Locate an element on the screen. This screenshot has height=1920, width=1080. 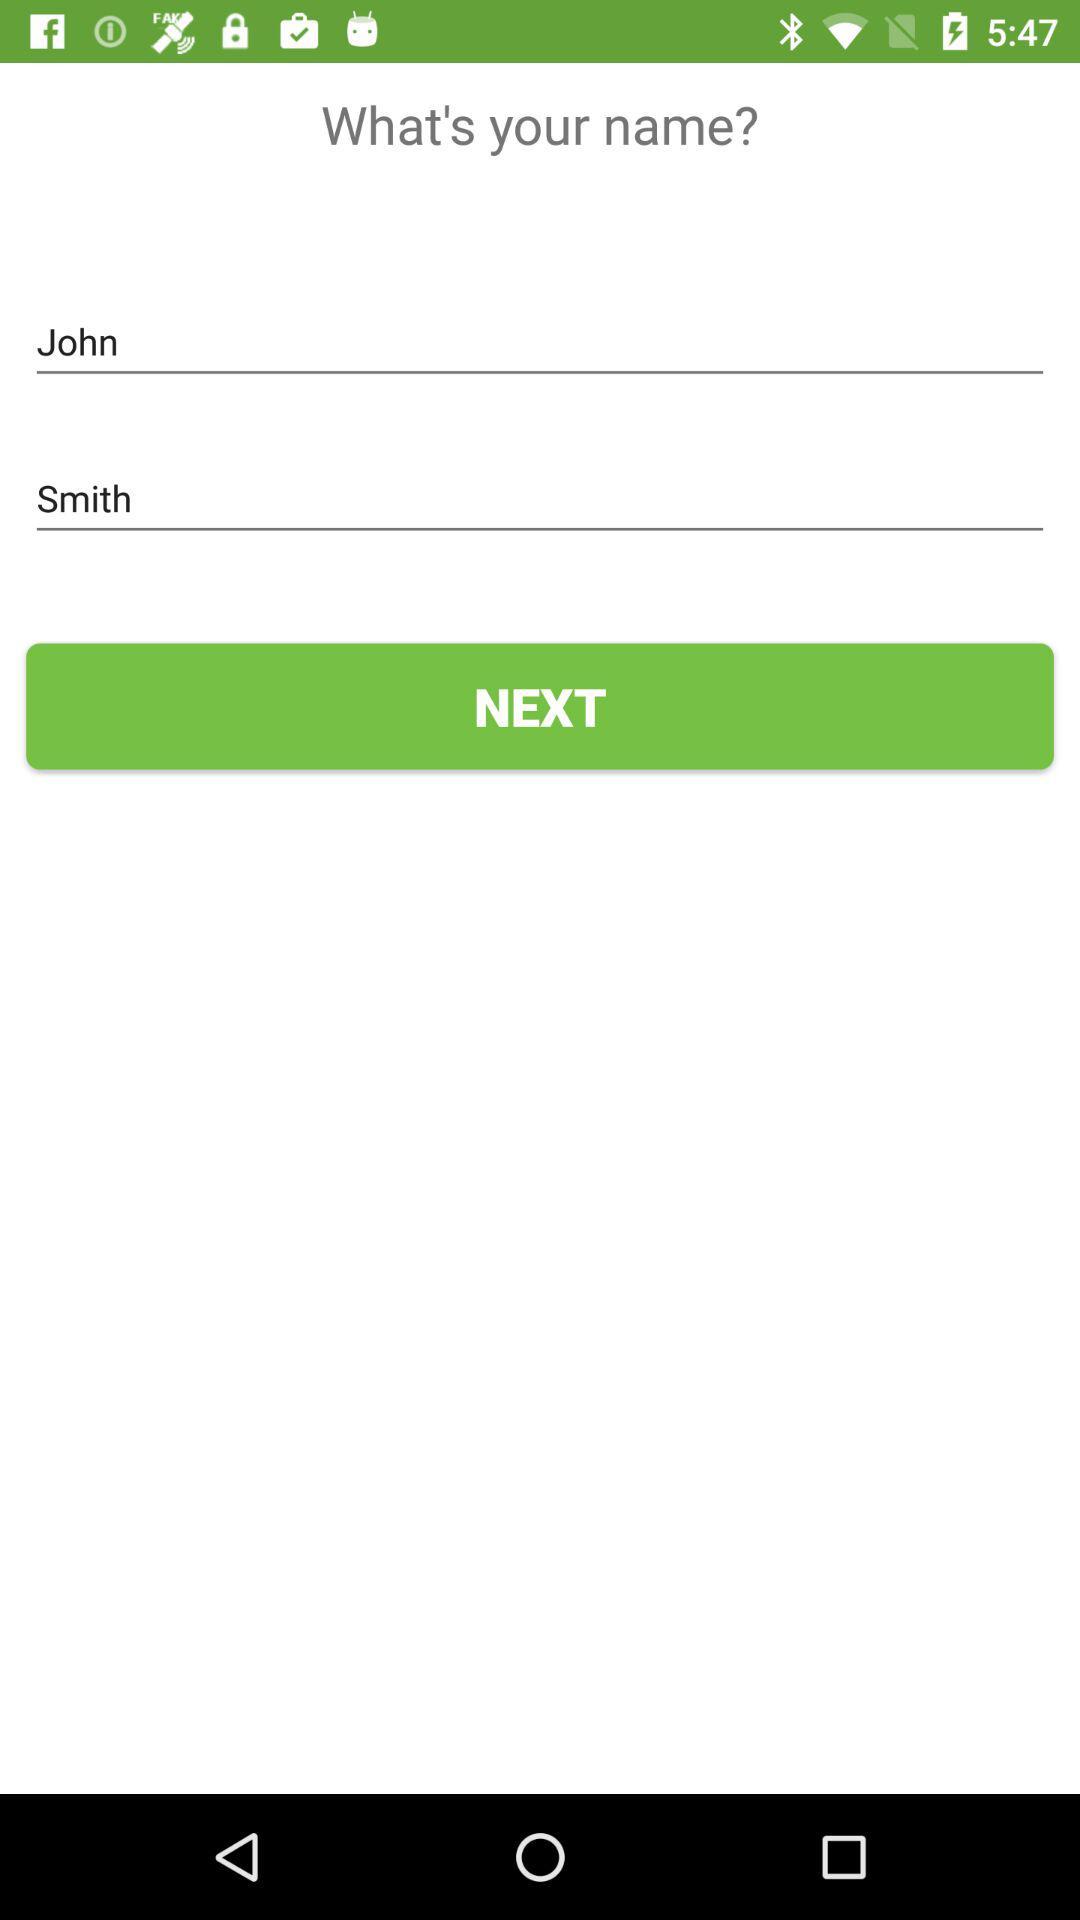
the icon at the center is located at coordinates (540, 706).